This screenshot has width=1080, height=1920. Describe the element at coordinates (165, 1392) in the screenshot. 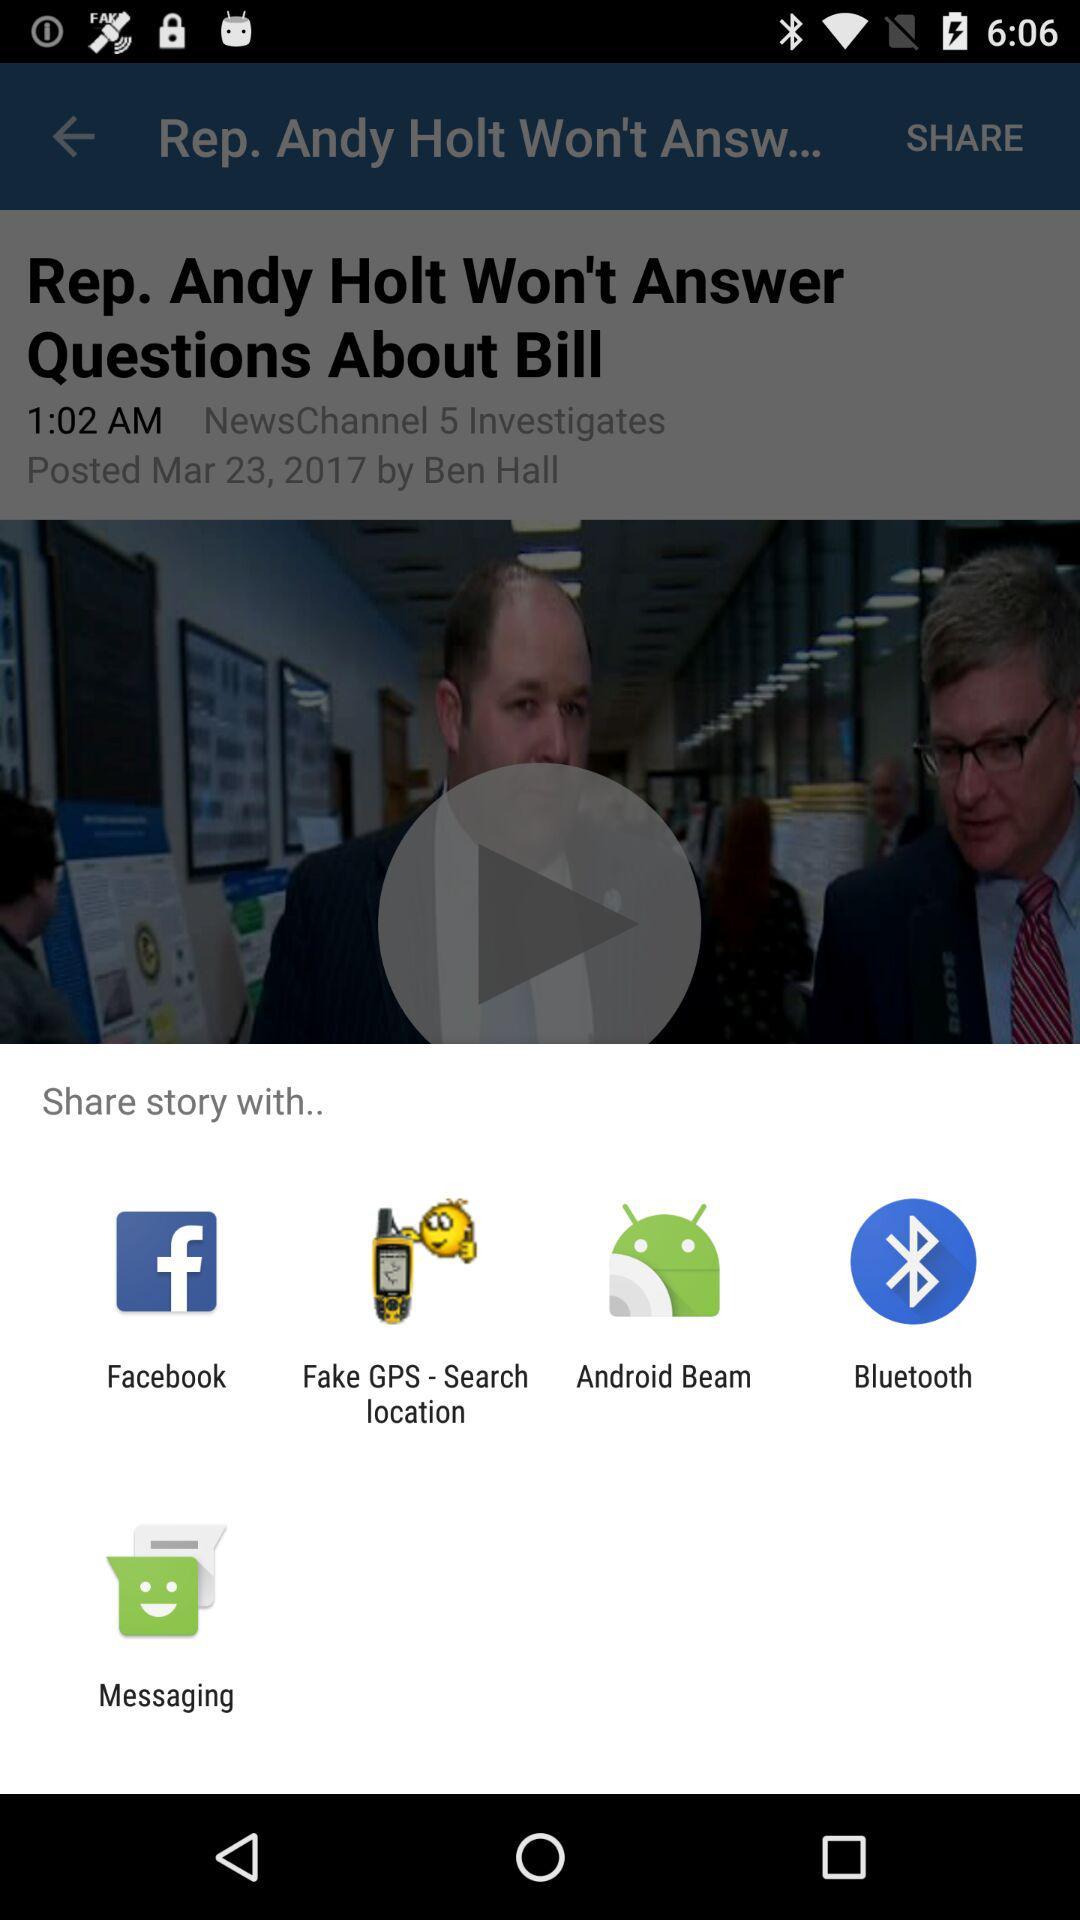

I see `the facebook` at that location.